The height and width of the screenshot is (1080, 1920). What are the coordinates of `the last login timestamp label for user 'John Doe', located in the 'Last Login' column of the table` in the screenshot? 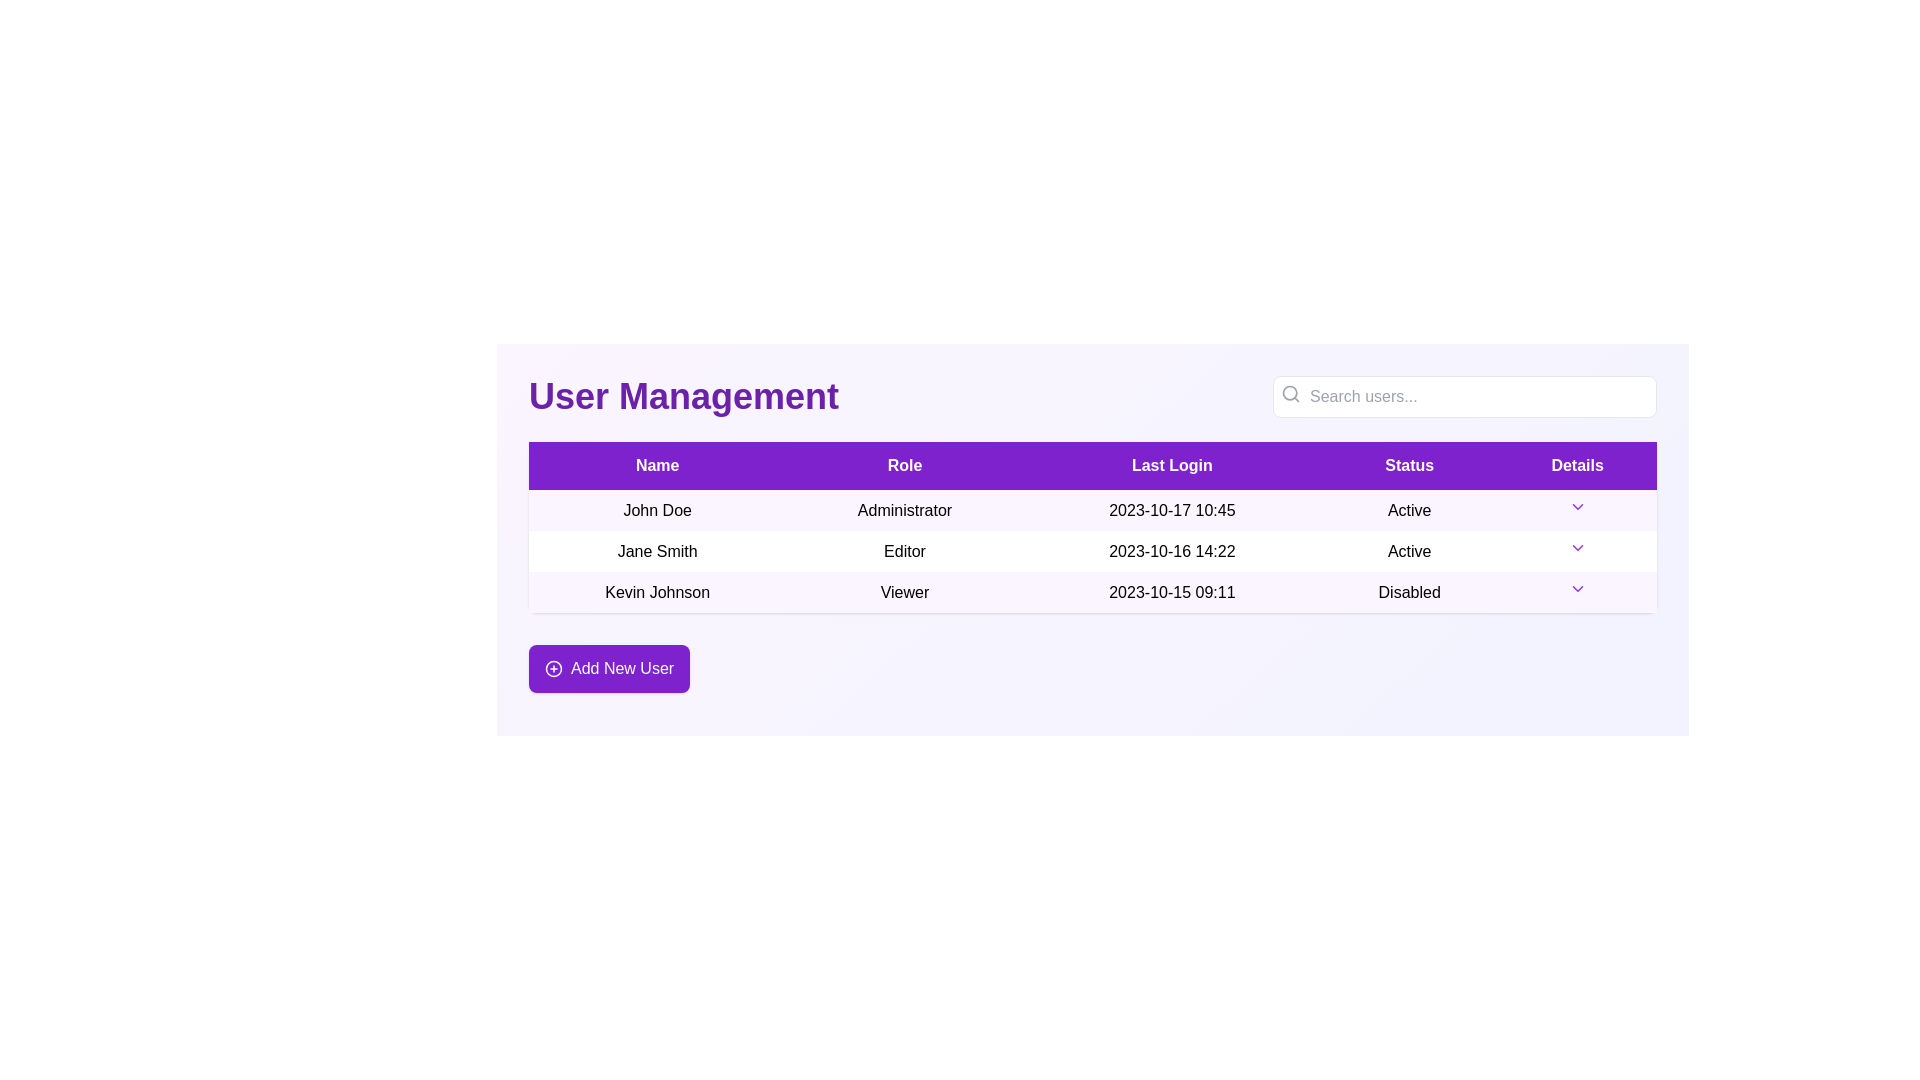 It's located at (1172, 509).